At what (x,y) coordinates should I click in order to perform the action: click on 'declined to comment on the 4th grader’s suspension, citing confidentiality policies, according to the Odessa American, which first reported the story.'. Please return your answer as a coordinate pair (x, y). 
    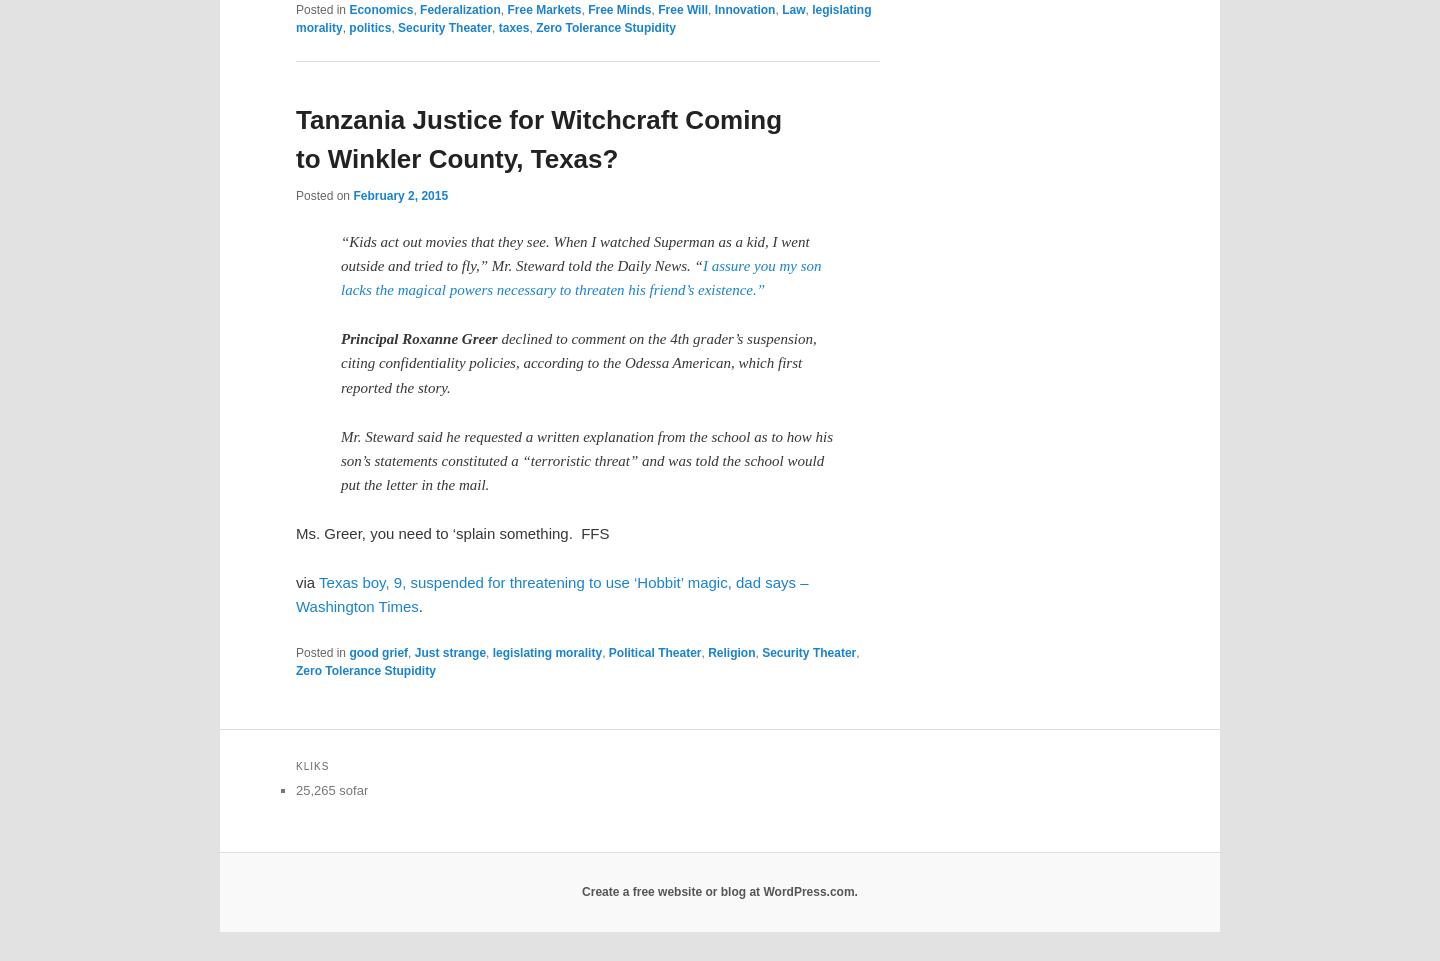
    Looking at the image, I should click on (578, 361).